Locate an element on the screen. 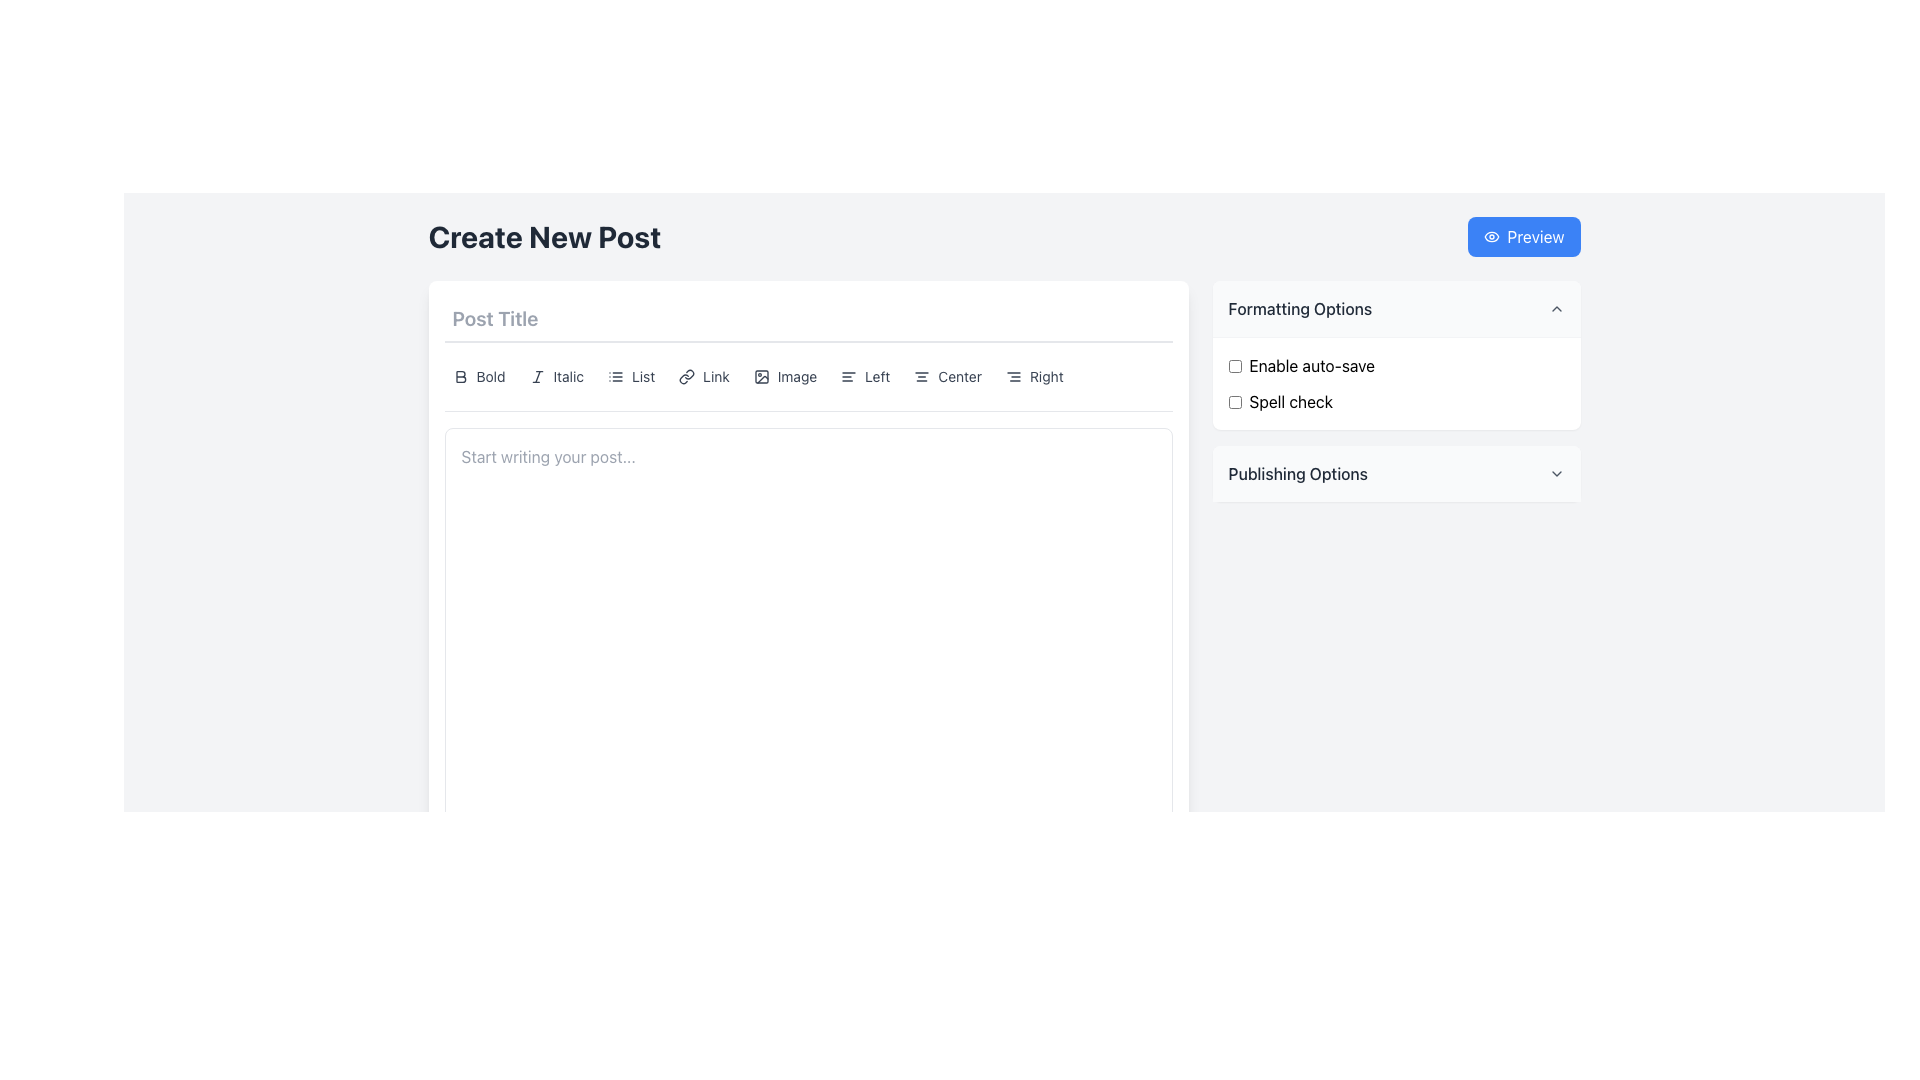 This screenshot has height=1080, width=1920. the italic formatting button located between the 'Bold' and 'List' buttons in the toolbar is located at coordinates (556, 377).